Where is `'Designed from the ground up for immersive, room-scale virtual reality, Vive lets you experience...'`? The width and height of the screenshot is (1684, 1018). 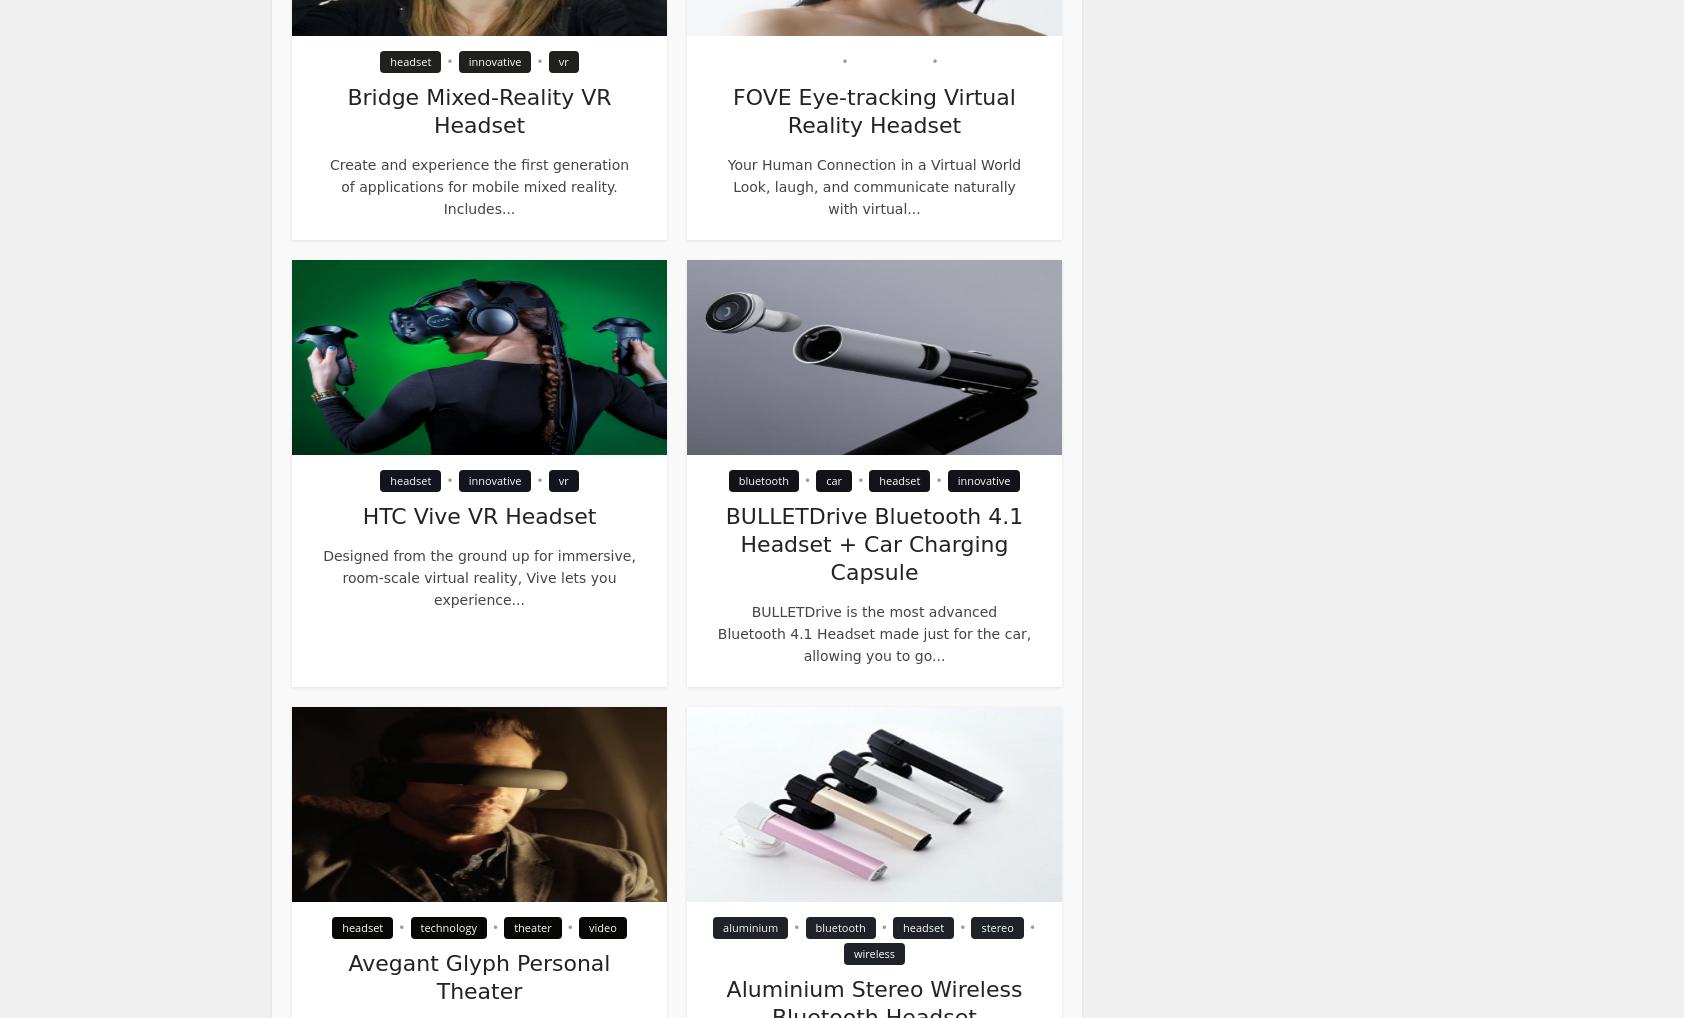
'Designed from the ground up for immersive, room-scale virtual reality, Vive lets you experience...' is located at coordinates (477, 578).